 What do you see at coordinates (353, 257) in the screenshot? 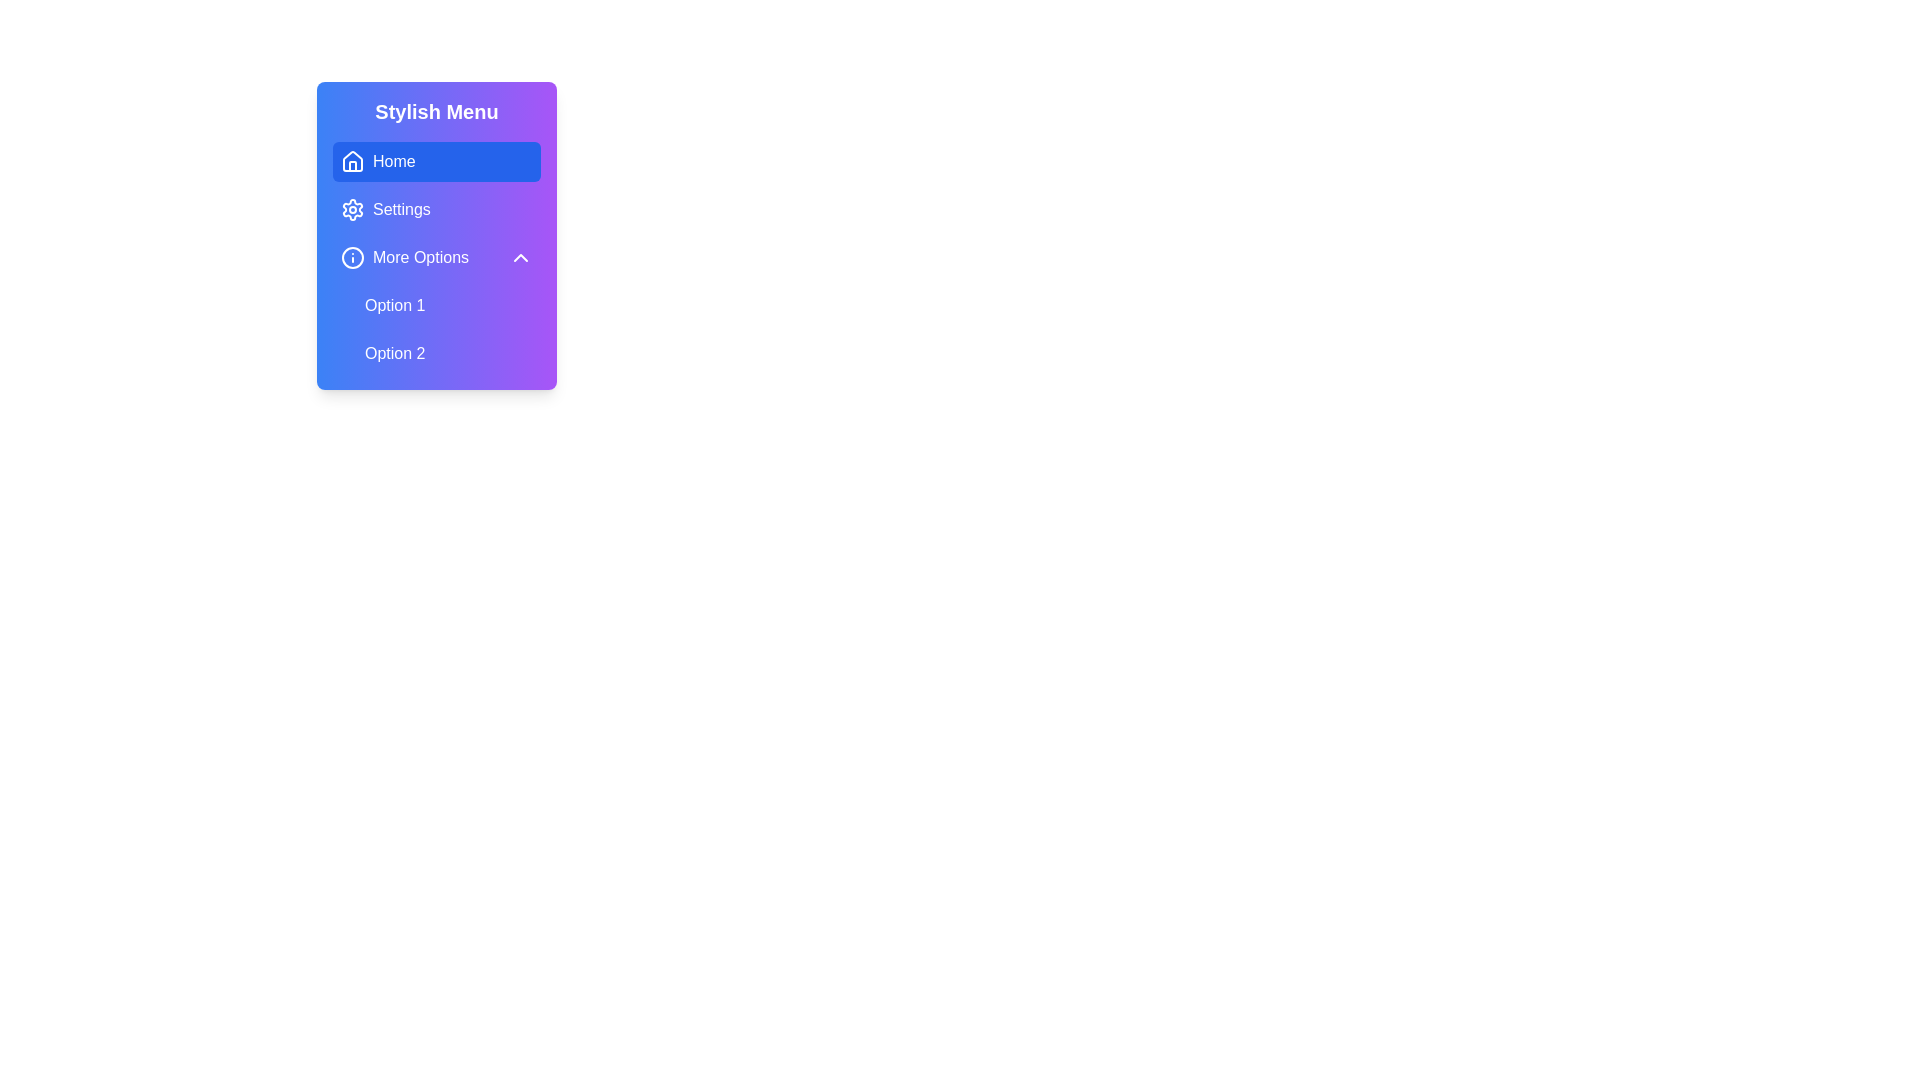
I see `the information icon styled as a circle with the letter 'i' in the center, located to the left of the 'More Options' label in the vertical menu` at bounding box center [353, 257].